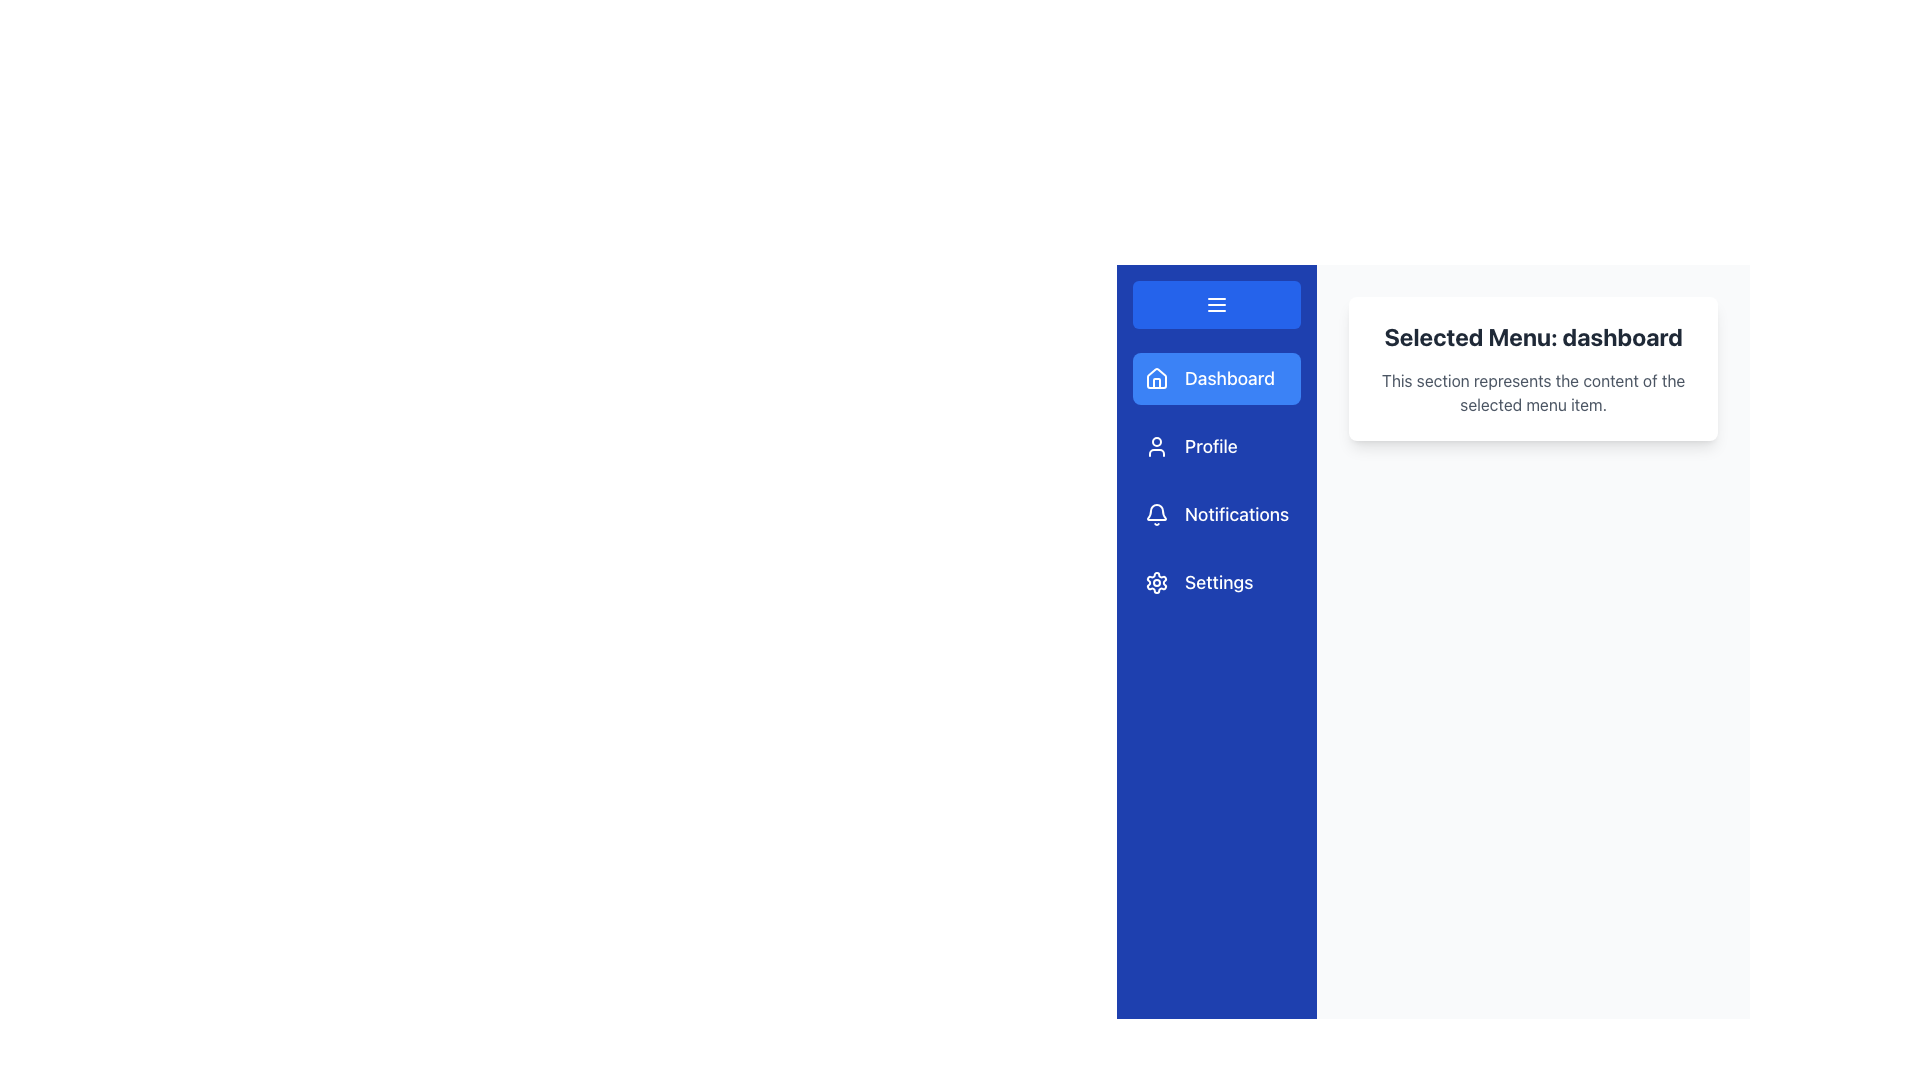 The width and height of the screenshot is (1920, 1080). What do you see at coordinates (1216, 304) in the screenshot?
I see `the blue rectangular button with rounded corners containing three horizontal lines at the top of the vertical sidebar menu` at bounding box center [1216, 304].